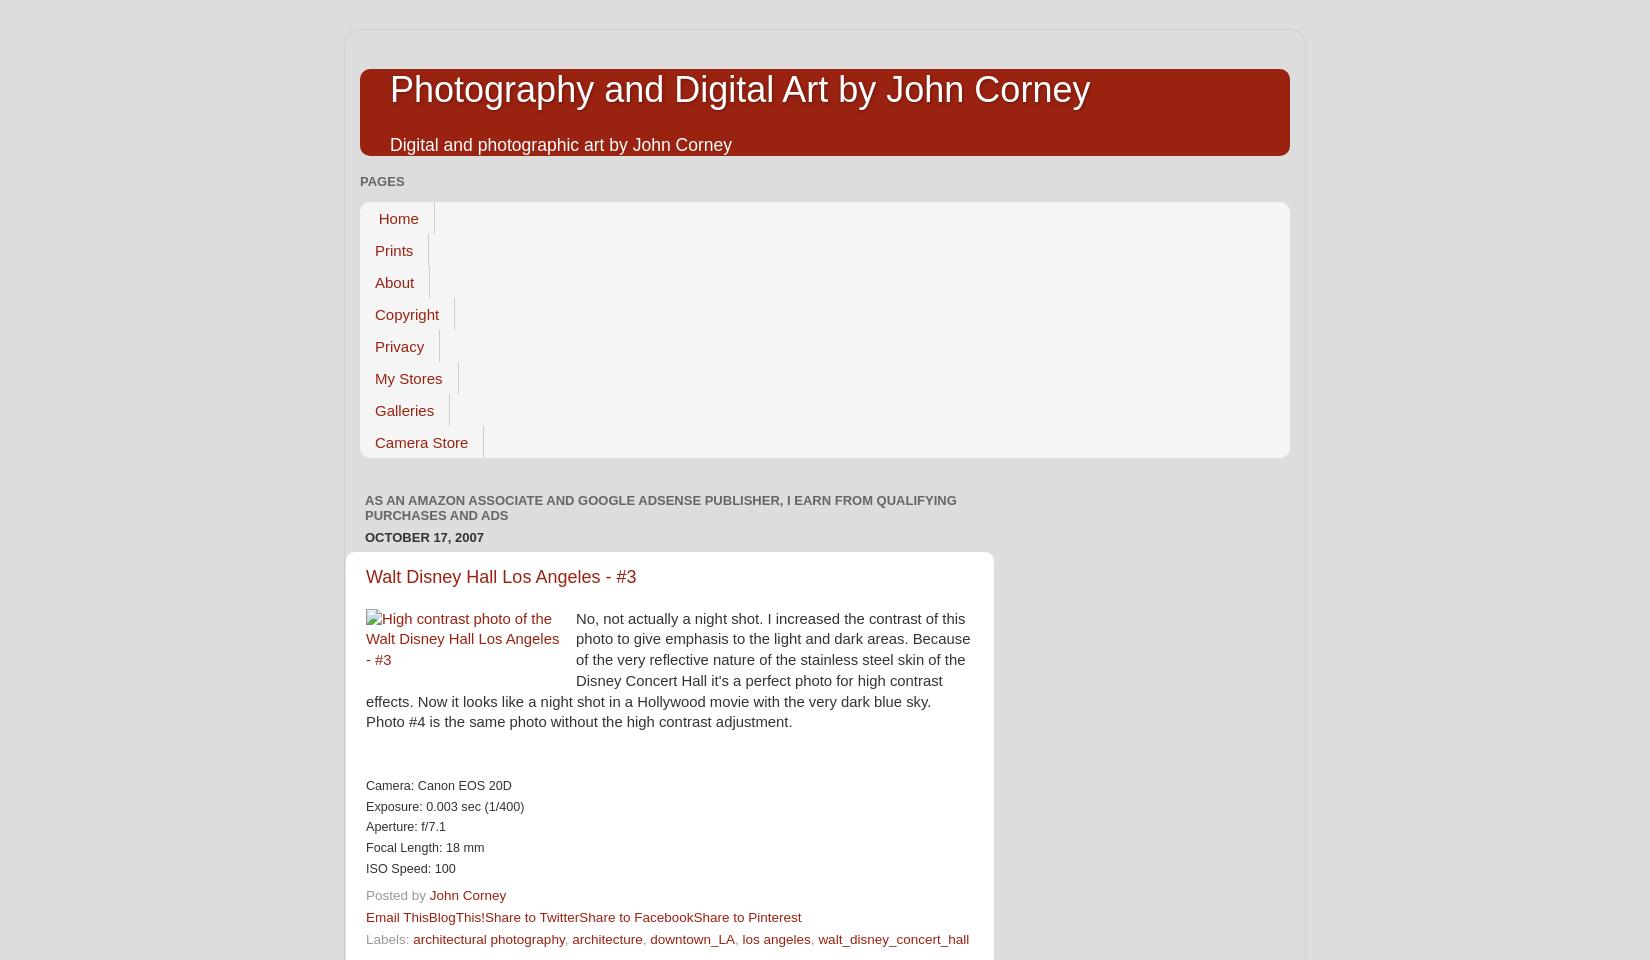  Describe the element at coordinates (389, 938) in the screenshot. I see `'Labels:'` at that location.